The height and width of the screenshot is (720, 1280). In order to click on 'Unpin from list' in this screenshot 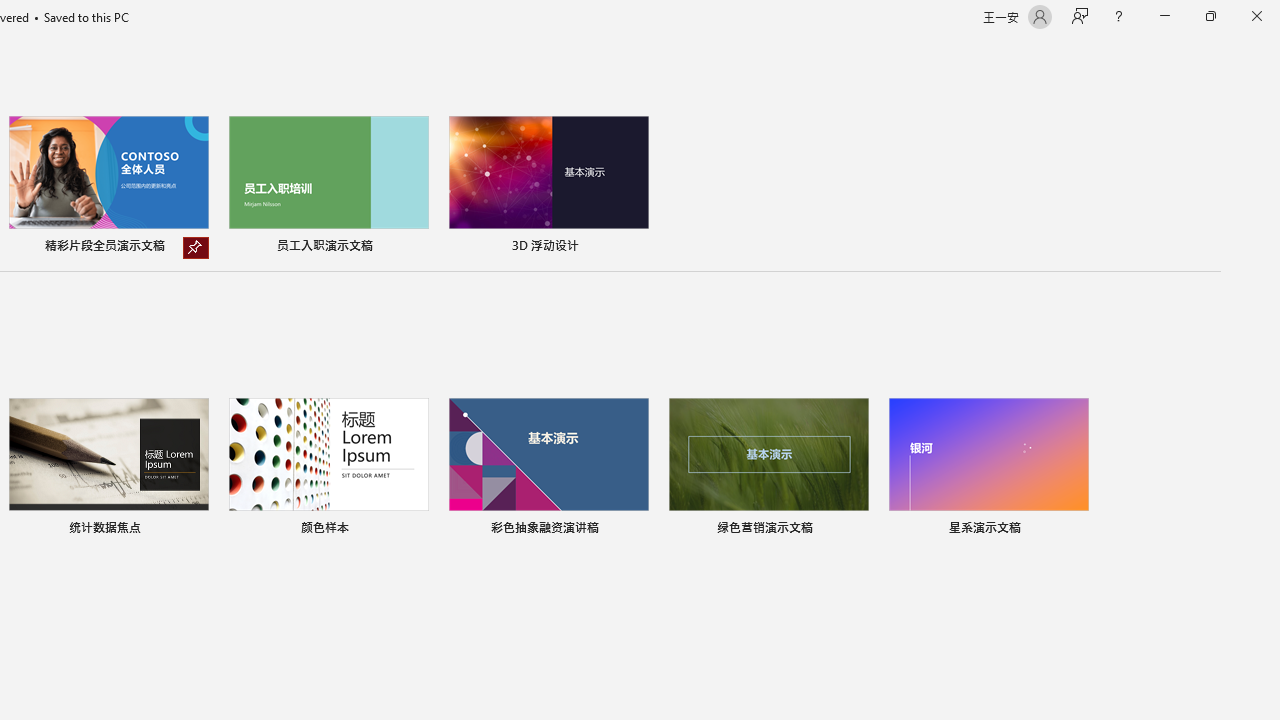, I will do `click(195, 247)`.